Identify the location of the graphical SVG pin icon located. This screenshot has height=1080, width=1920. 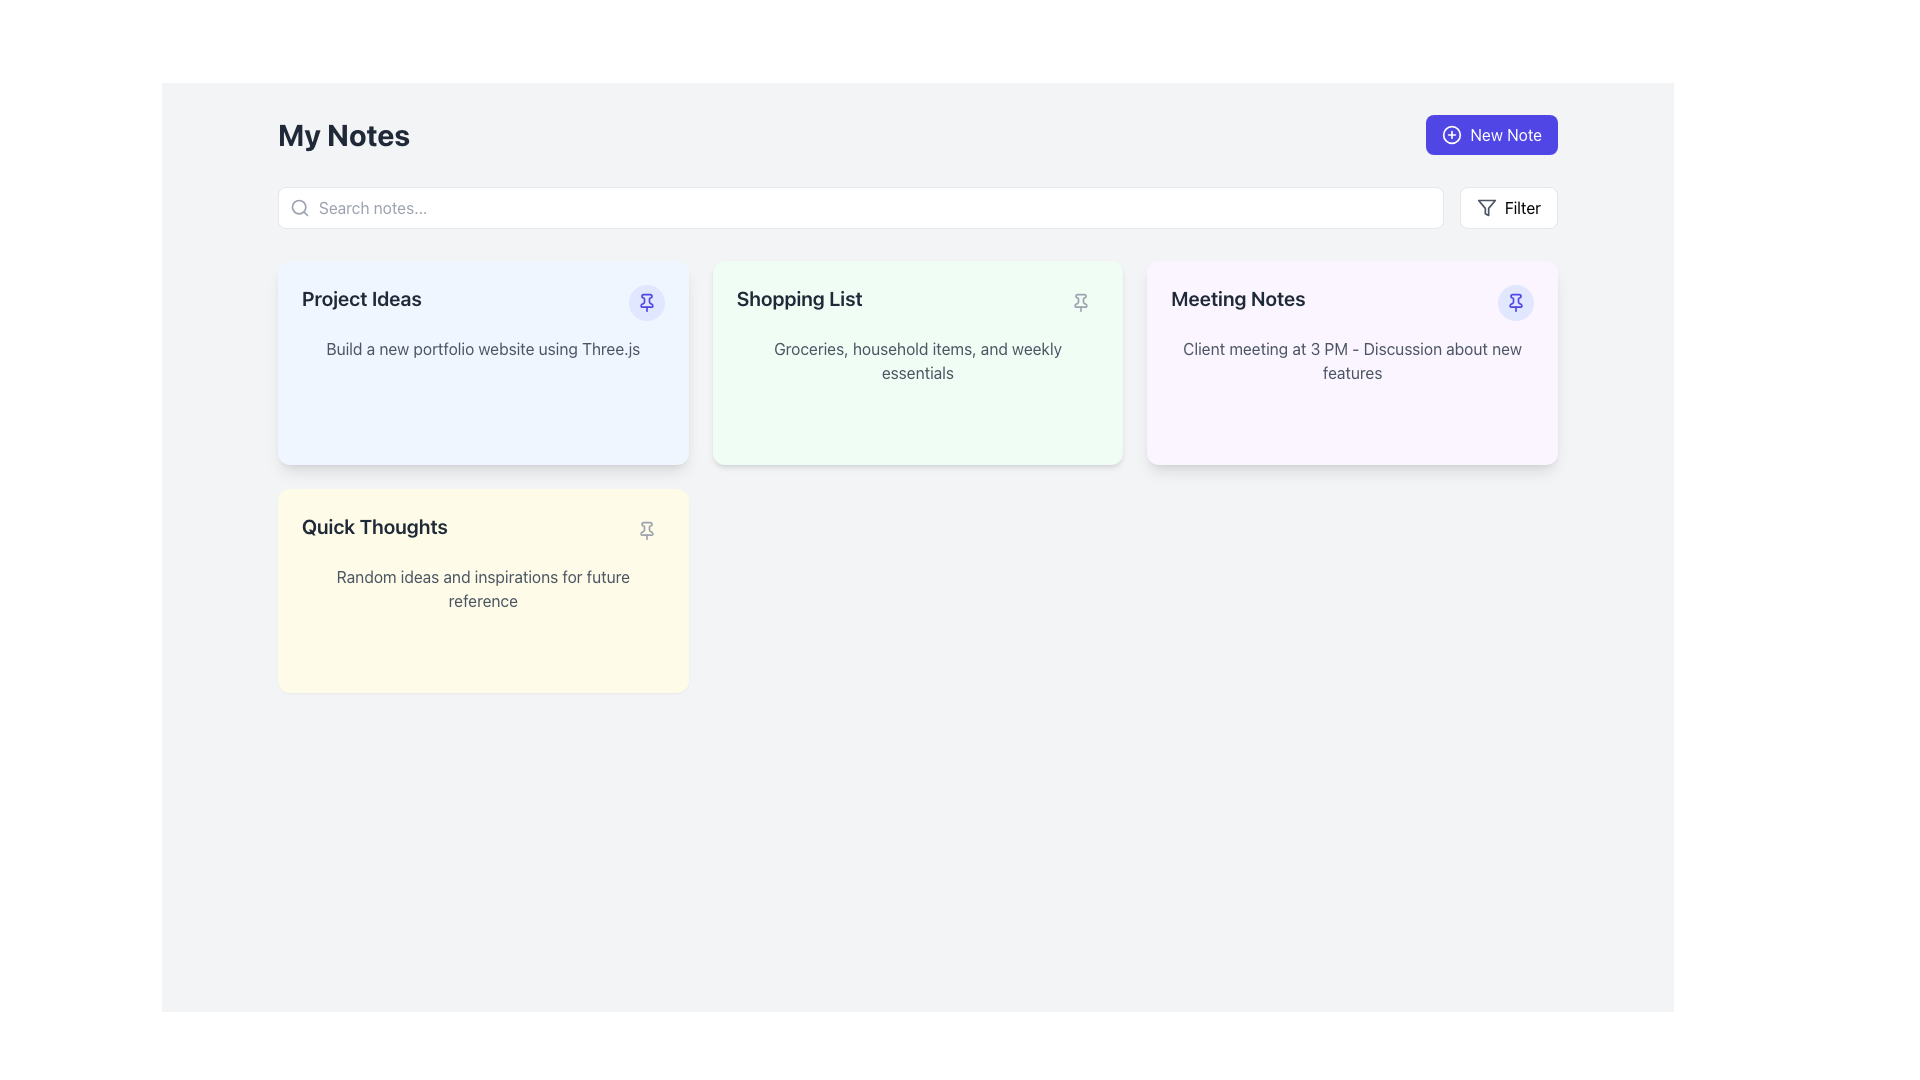
(1080, 300).